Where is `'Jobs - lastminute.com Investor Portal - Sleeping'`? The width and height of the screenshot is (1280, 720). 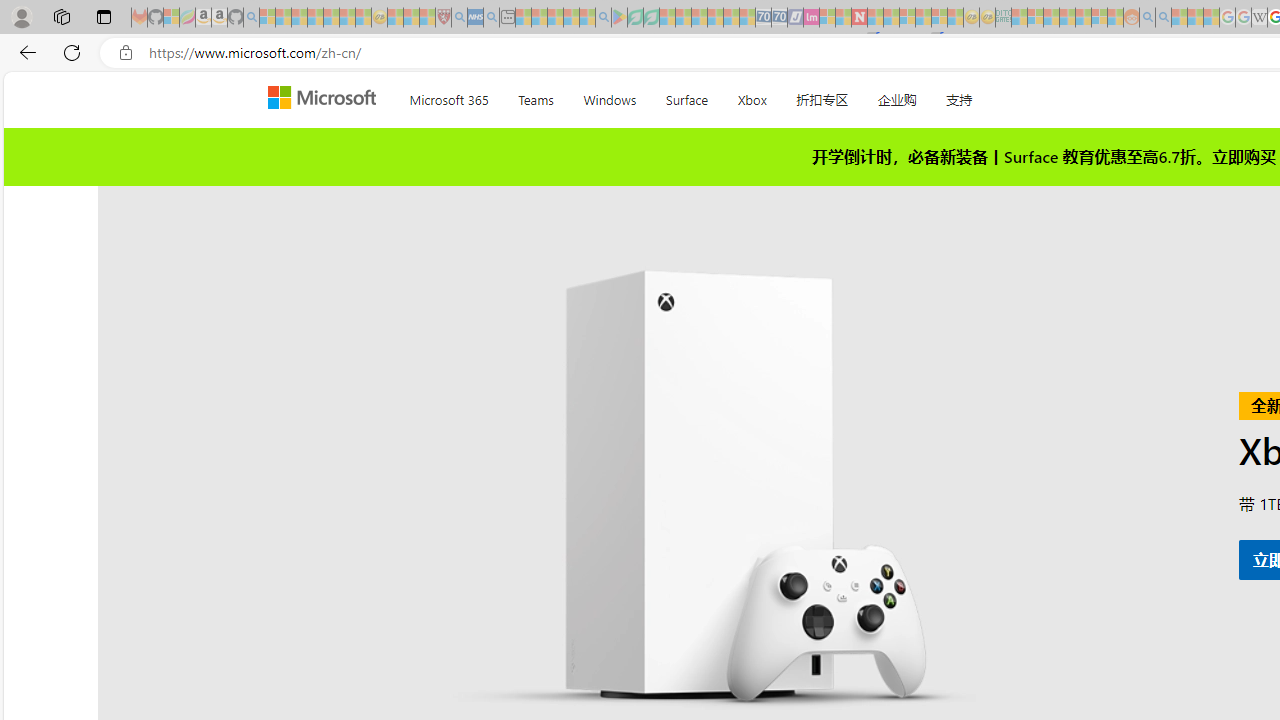 'Jobs - lastminute.com Investor Portal - Sleeping' is located at coordinates (811, 17).